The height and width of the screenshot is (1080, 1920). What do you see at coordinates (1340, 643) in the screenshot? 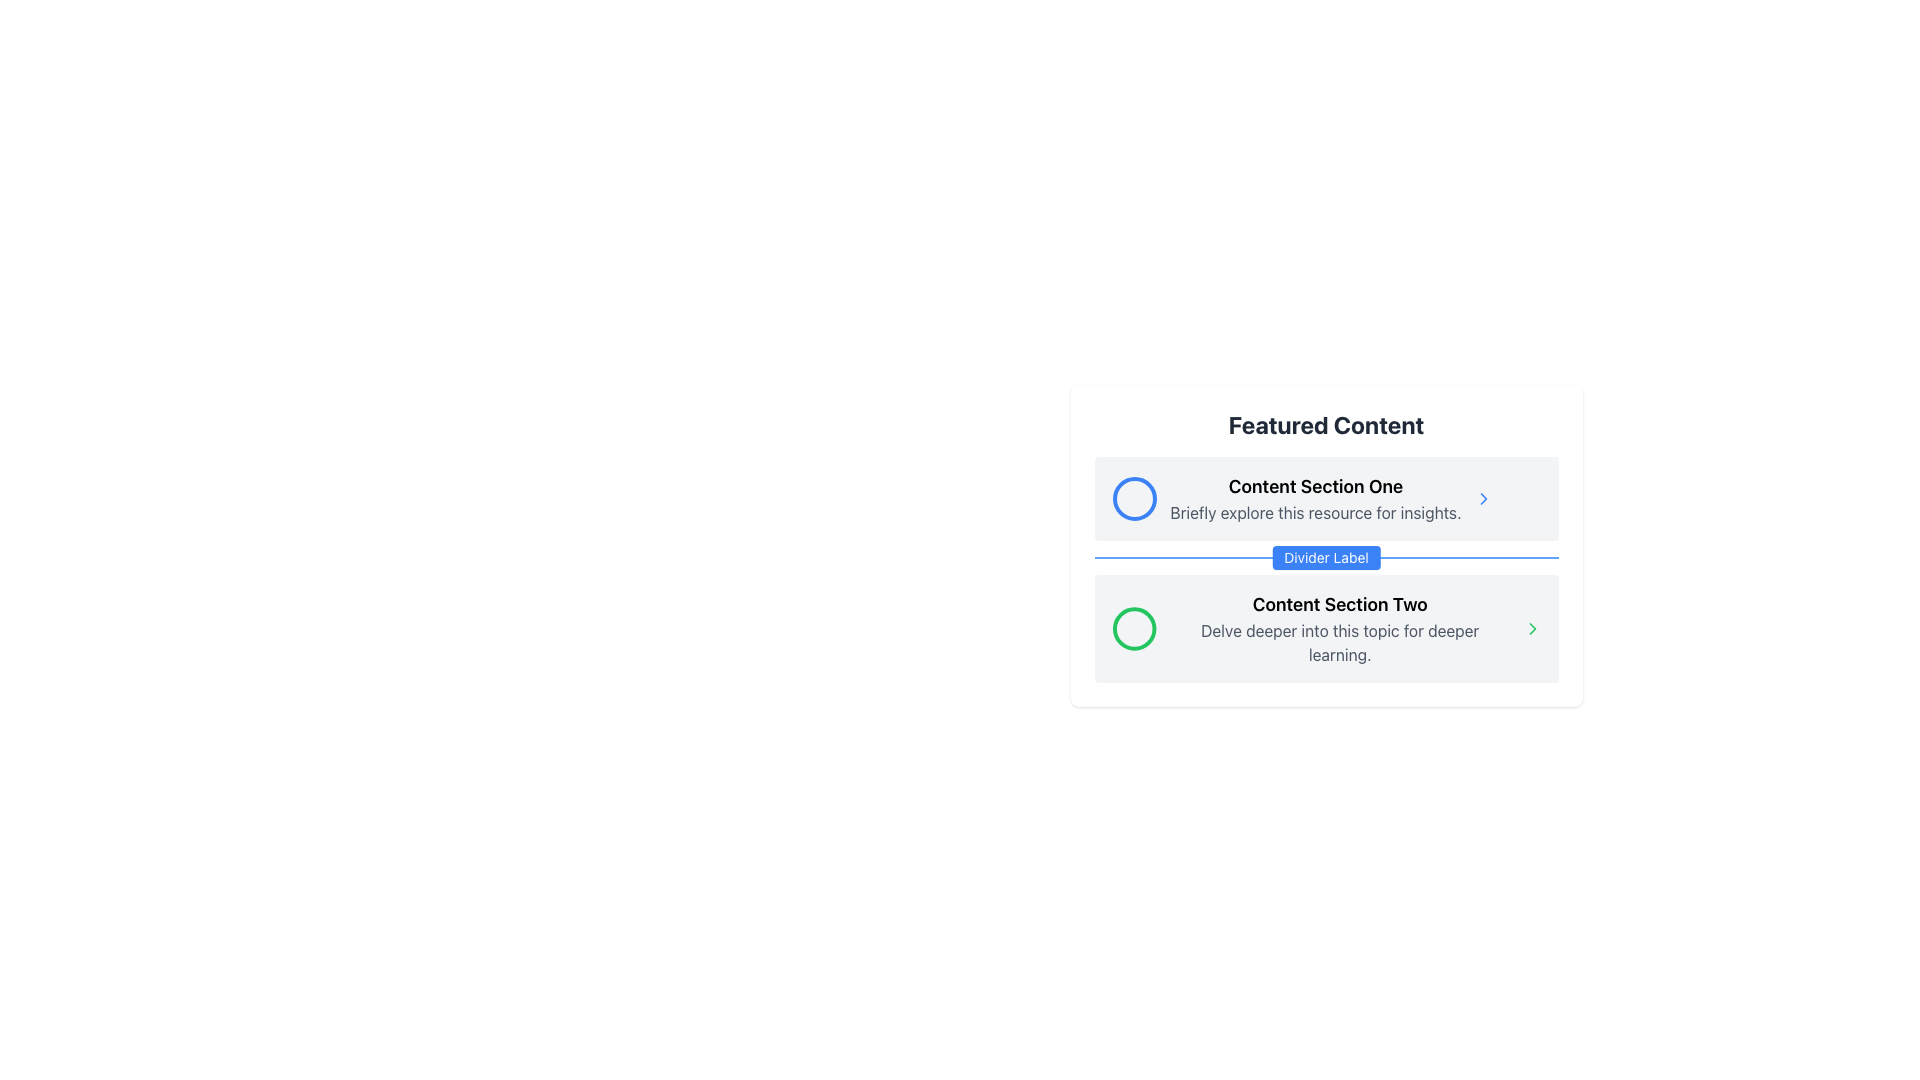
I see `descriptive text label that provides additional context for the topic header 'Content Section Two' located within 'Content Section Two'` at bounding box center [1340, 643].